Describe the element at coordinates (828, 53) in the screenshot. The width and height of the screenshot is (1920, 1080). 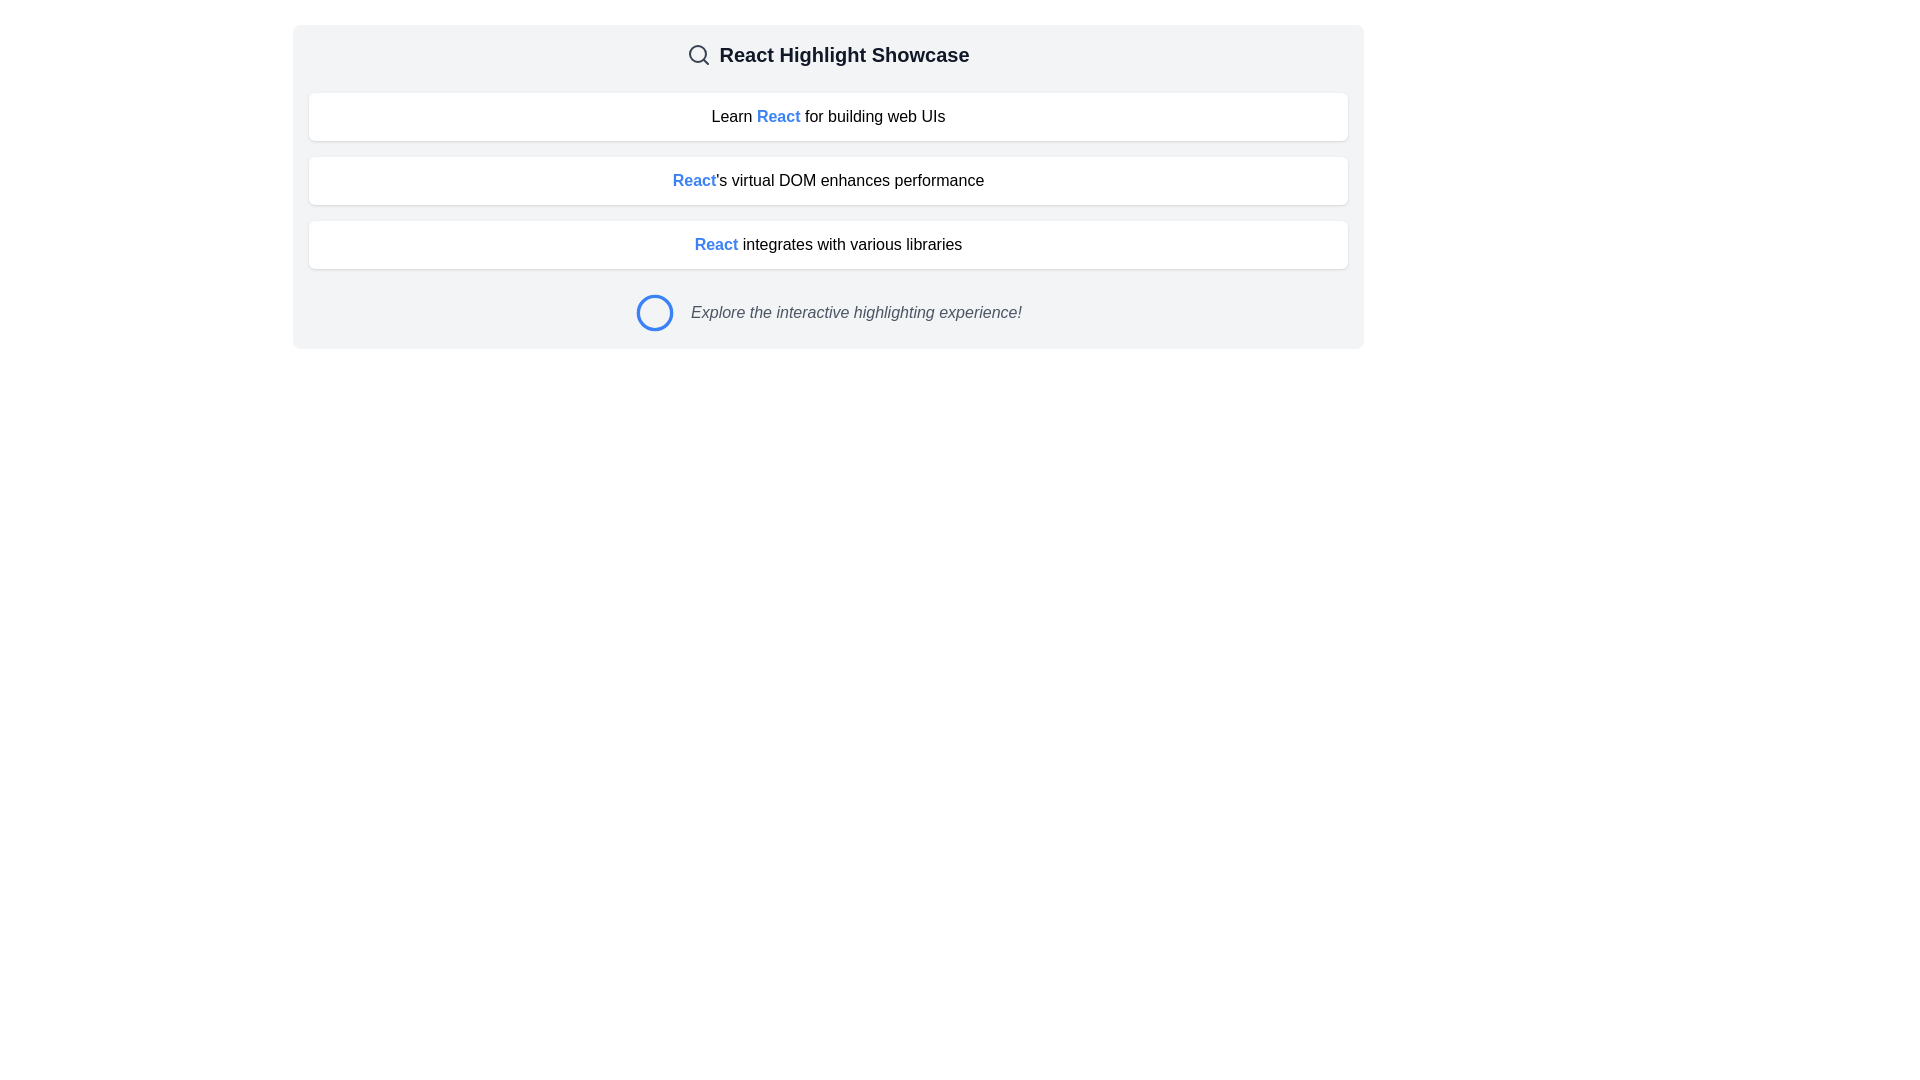
I see `the Header section that includes a magnifying glass icon and the bold text 'React Highlight Showcase'` at that location.